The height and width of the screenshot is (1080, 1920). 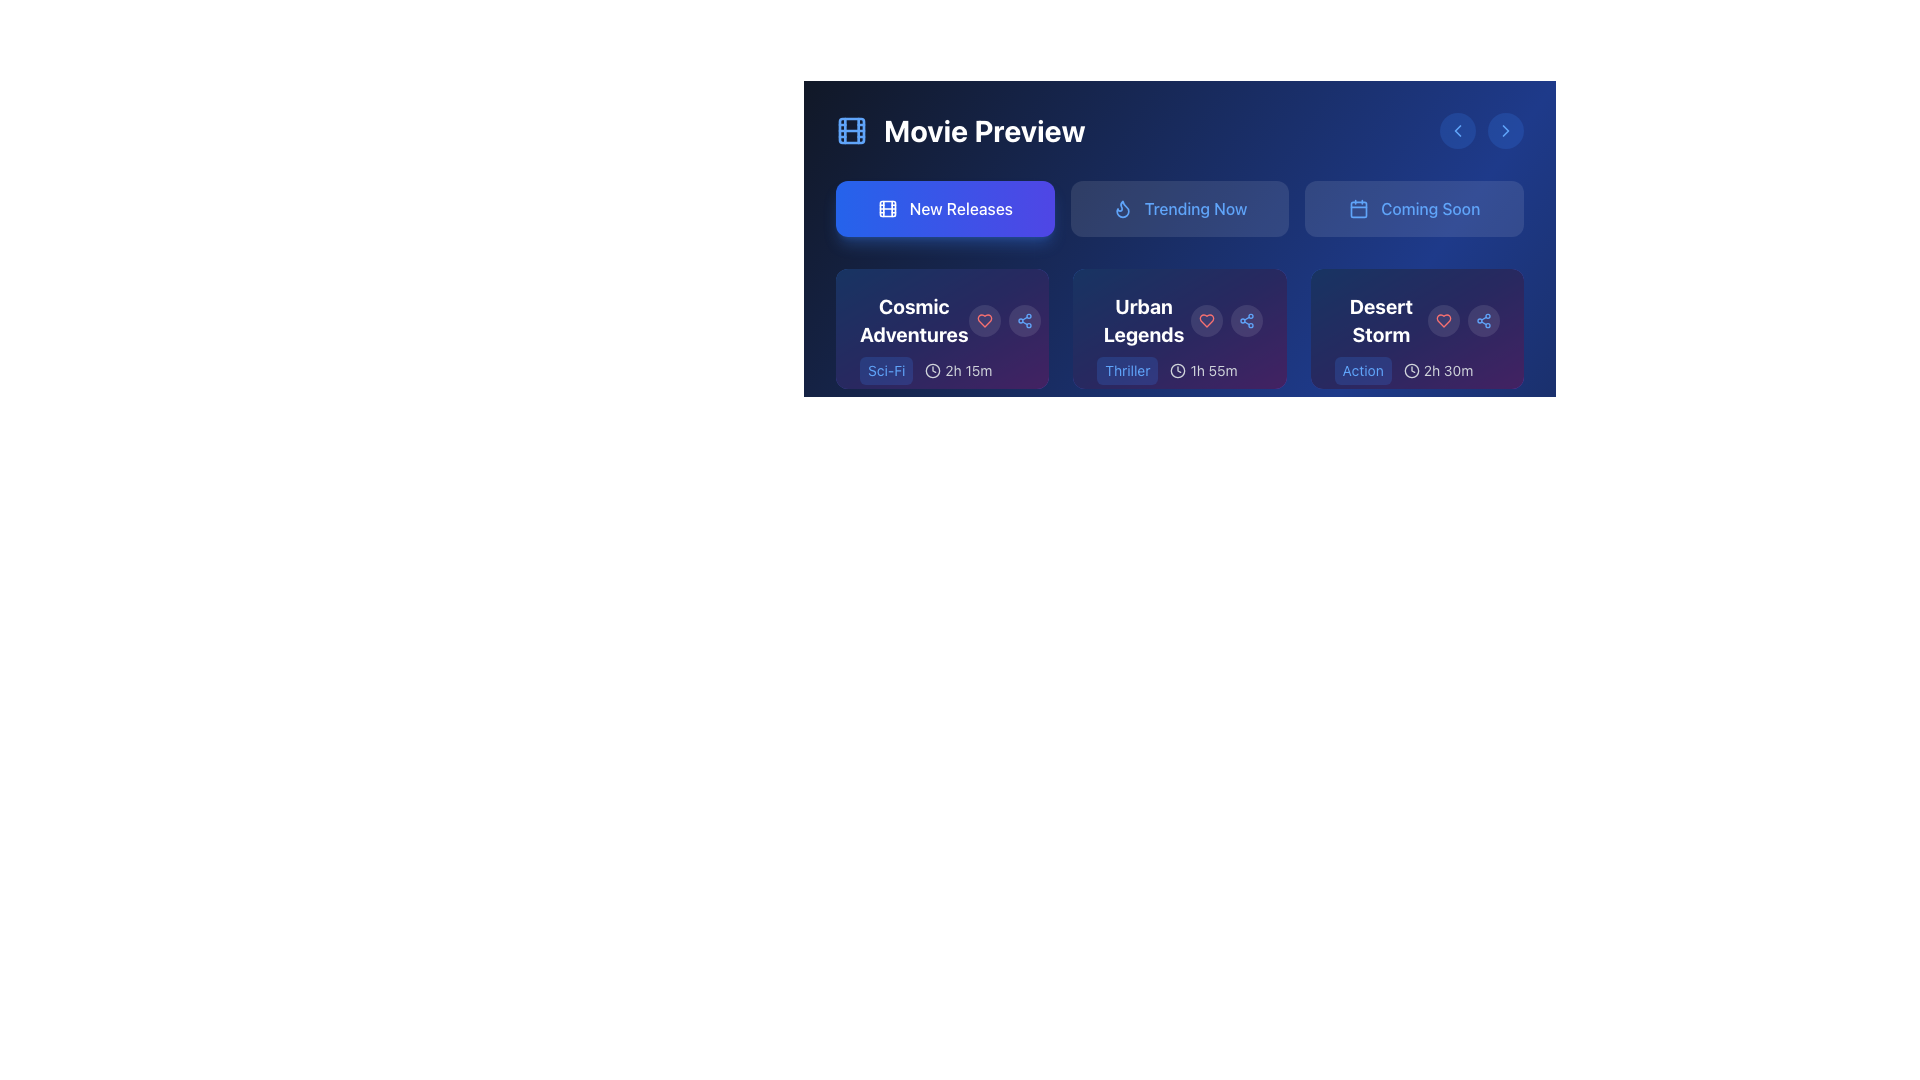 What do you see at coordinates (1358, 208) in the screenshot?
I see `the 'Coming Soon' button which contains the blue calendar icon with binder rings at the top` at bounding box center [1358, 208].